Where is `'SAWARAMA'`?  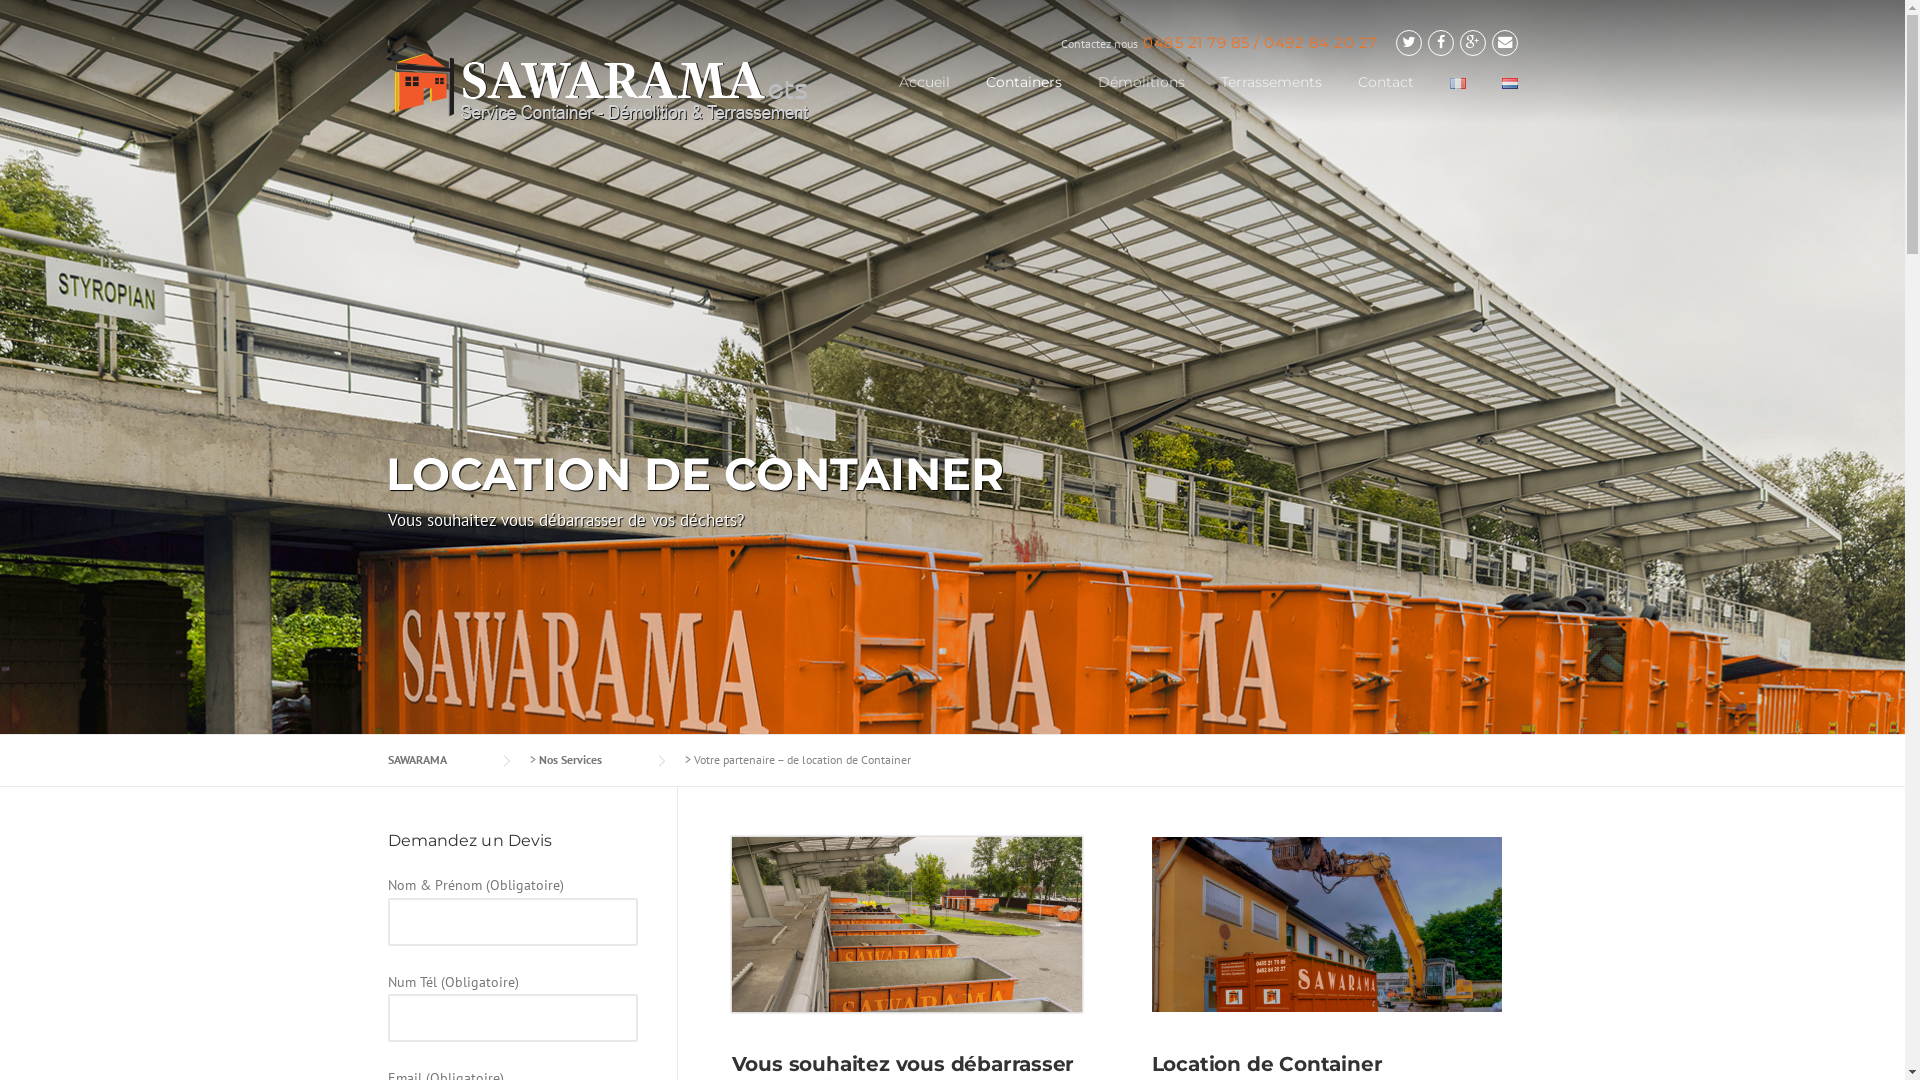
'SAWARAMA' is located at coordinates (388, 759).